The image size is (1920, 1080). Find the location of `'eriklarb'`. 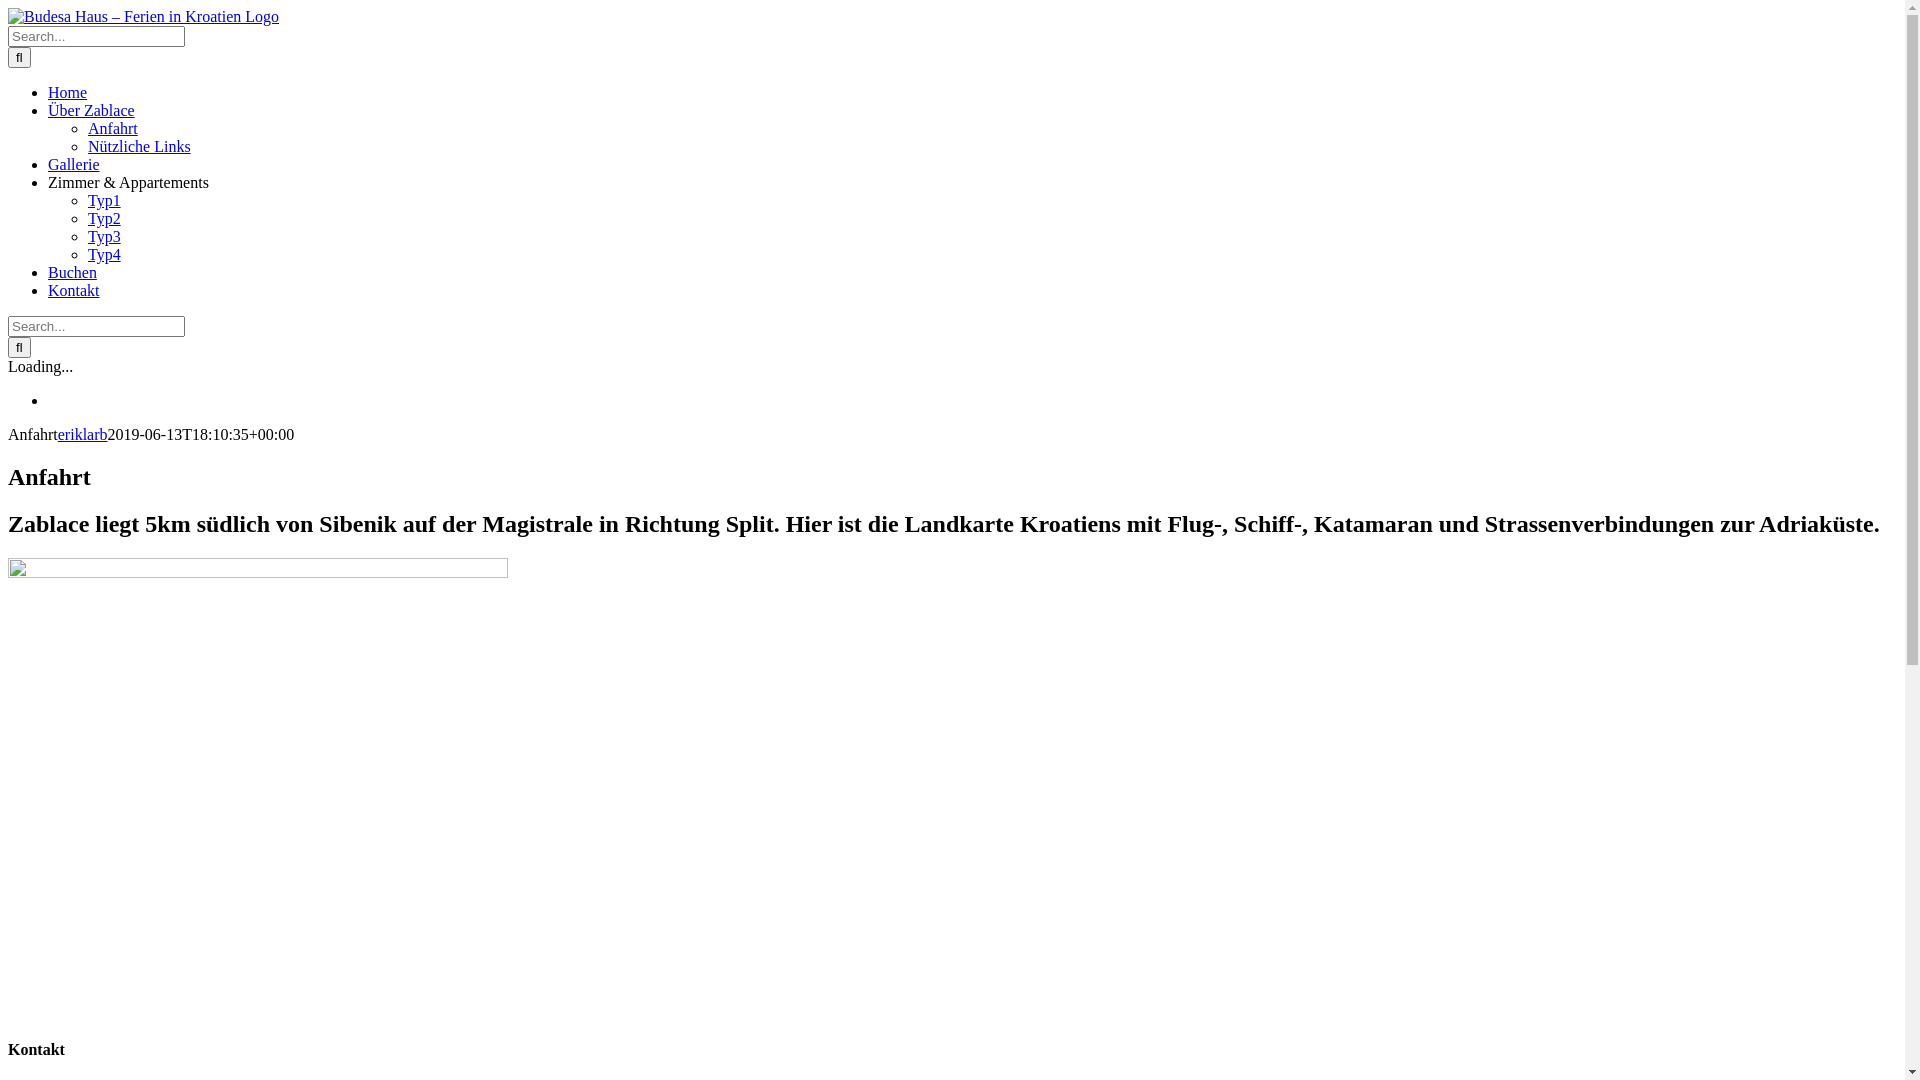

'eriklarb' is located at coordinates (81, 433).